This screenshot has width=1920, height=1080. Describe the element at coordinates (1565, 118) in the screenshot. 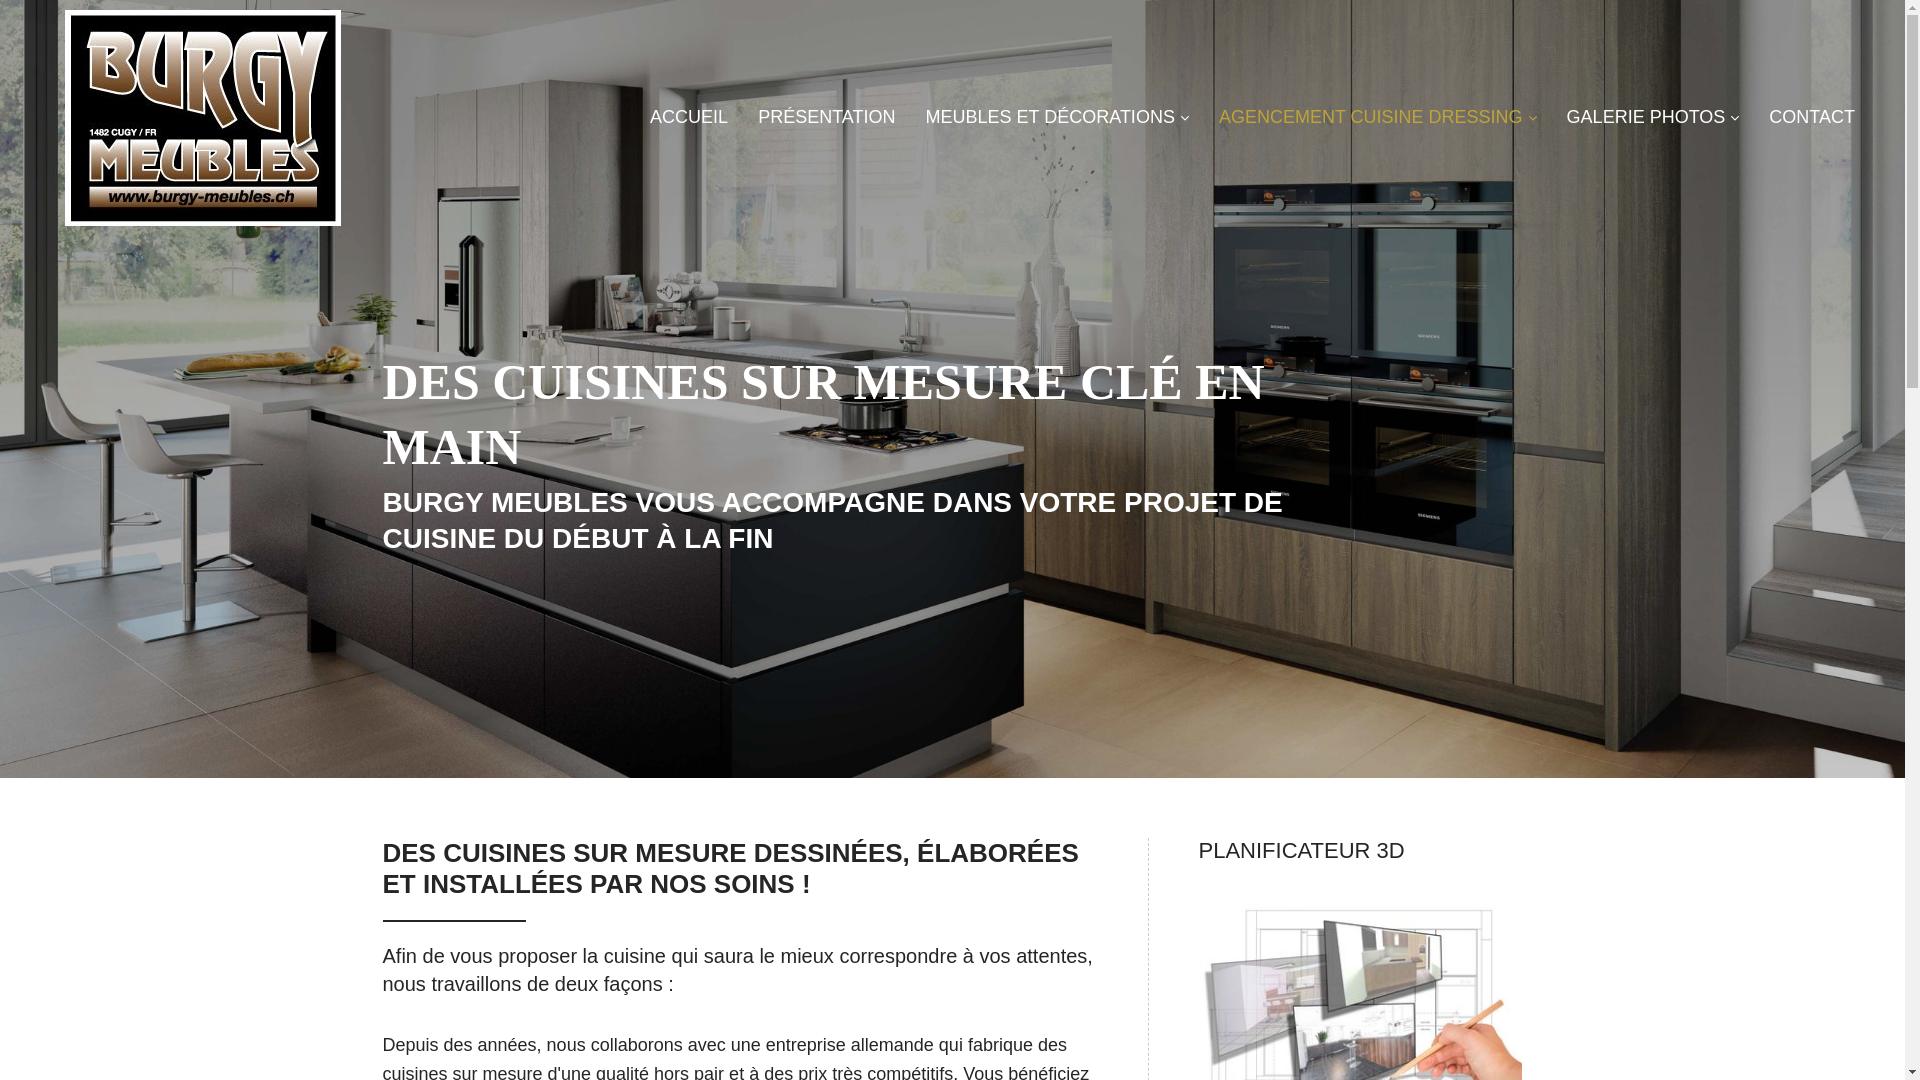

I see `'GALERIE PHOTOS'` at that location.